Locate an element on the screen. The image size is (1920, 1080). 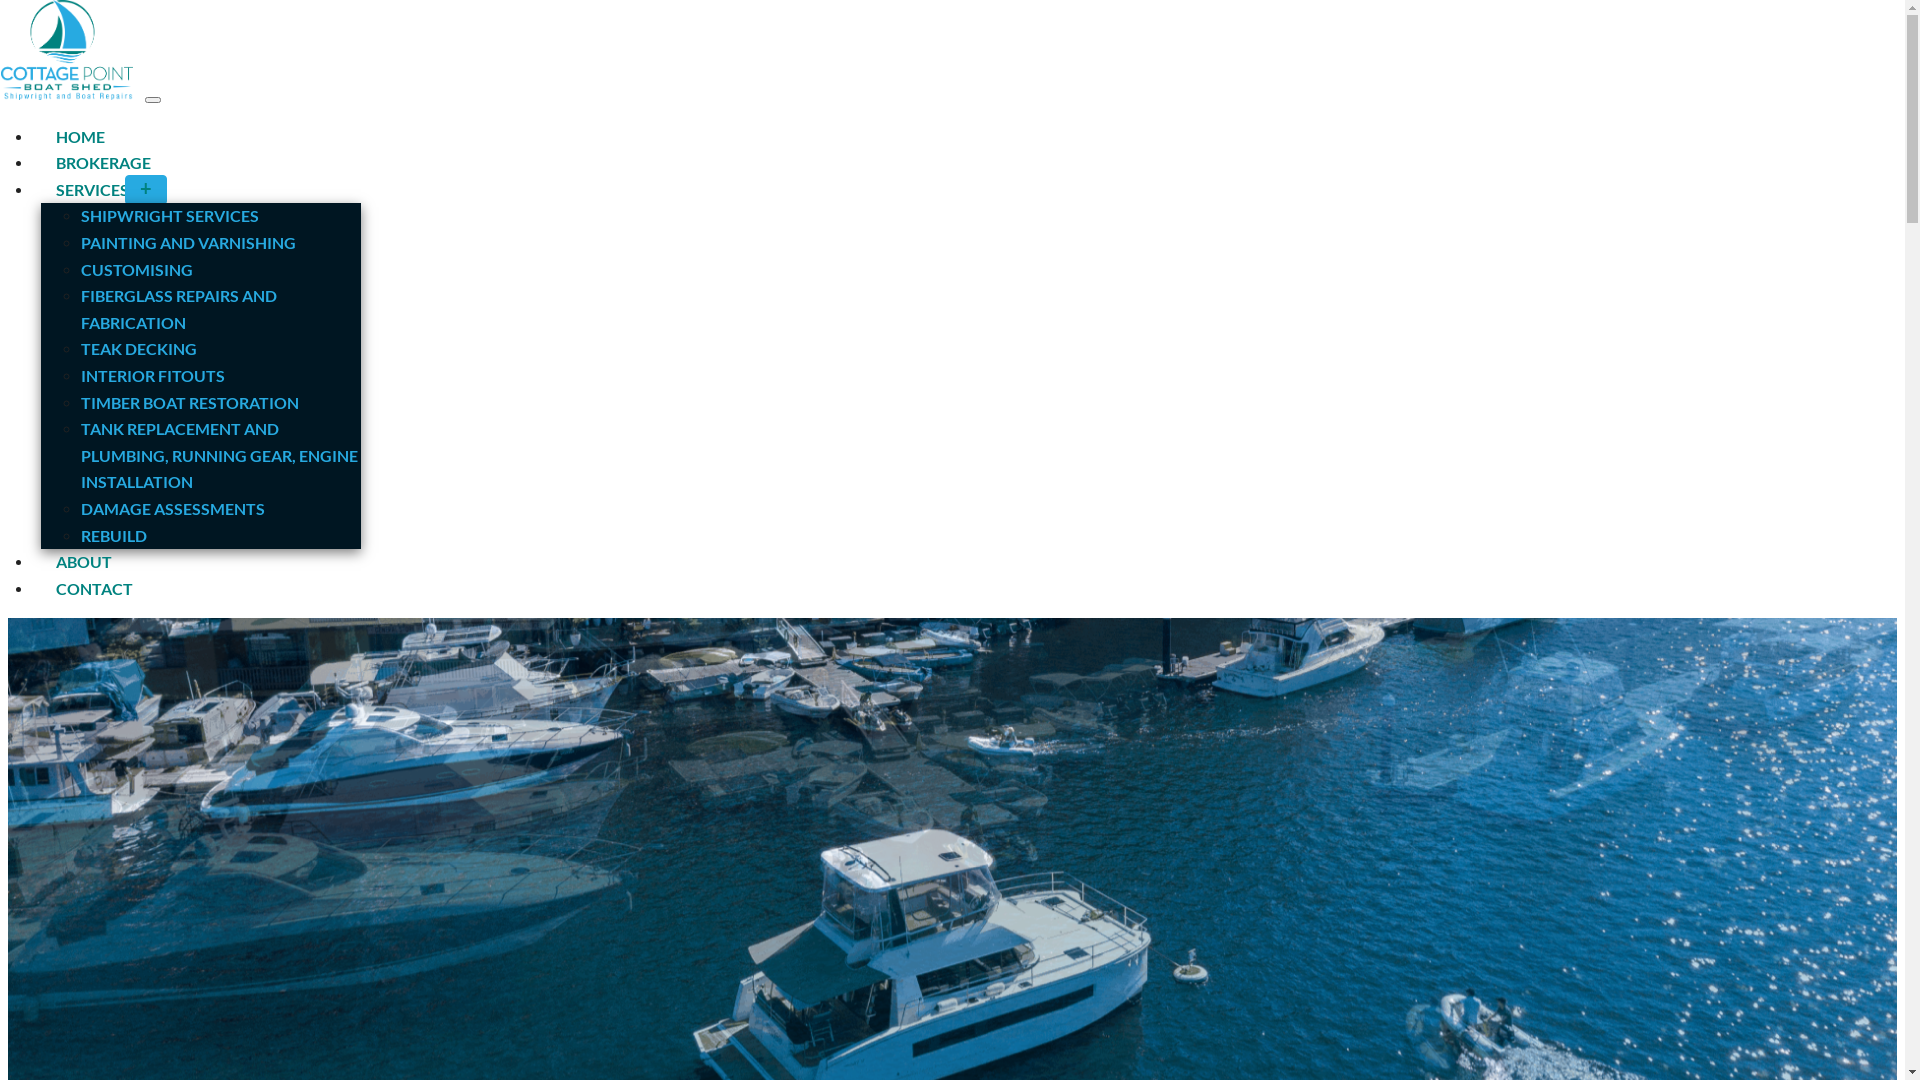
'TEAK DECKING' is located at coordinates (138, 347).